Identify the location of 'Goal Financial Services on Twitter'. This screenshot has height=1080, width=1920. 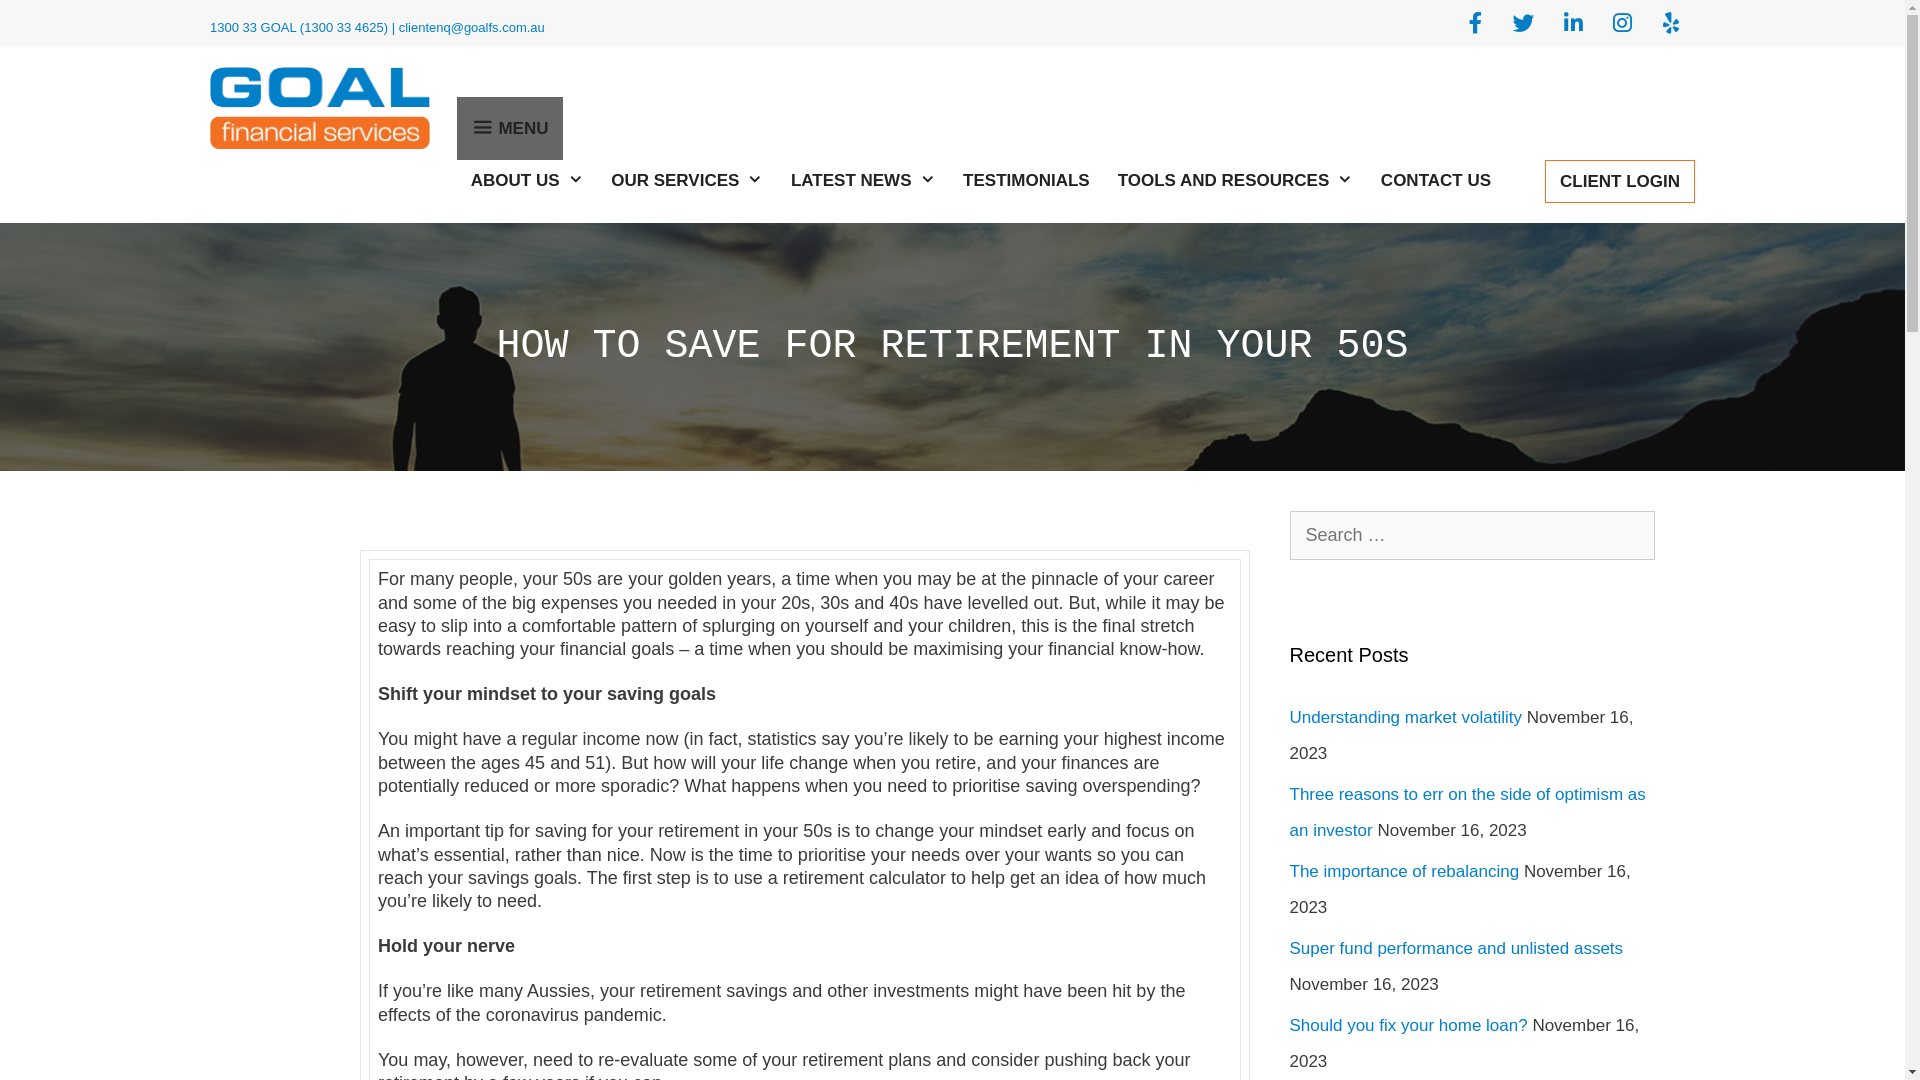
(1523, 23).